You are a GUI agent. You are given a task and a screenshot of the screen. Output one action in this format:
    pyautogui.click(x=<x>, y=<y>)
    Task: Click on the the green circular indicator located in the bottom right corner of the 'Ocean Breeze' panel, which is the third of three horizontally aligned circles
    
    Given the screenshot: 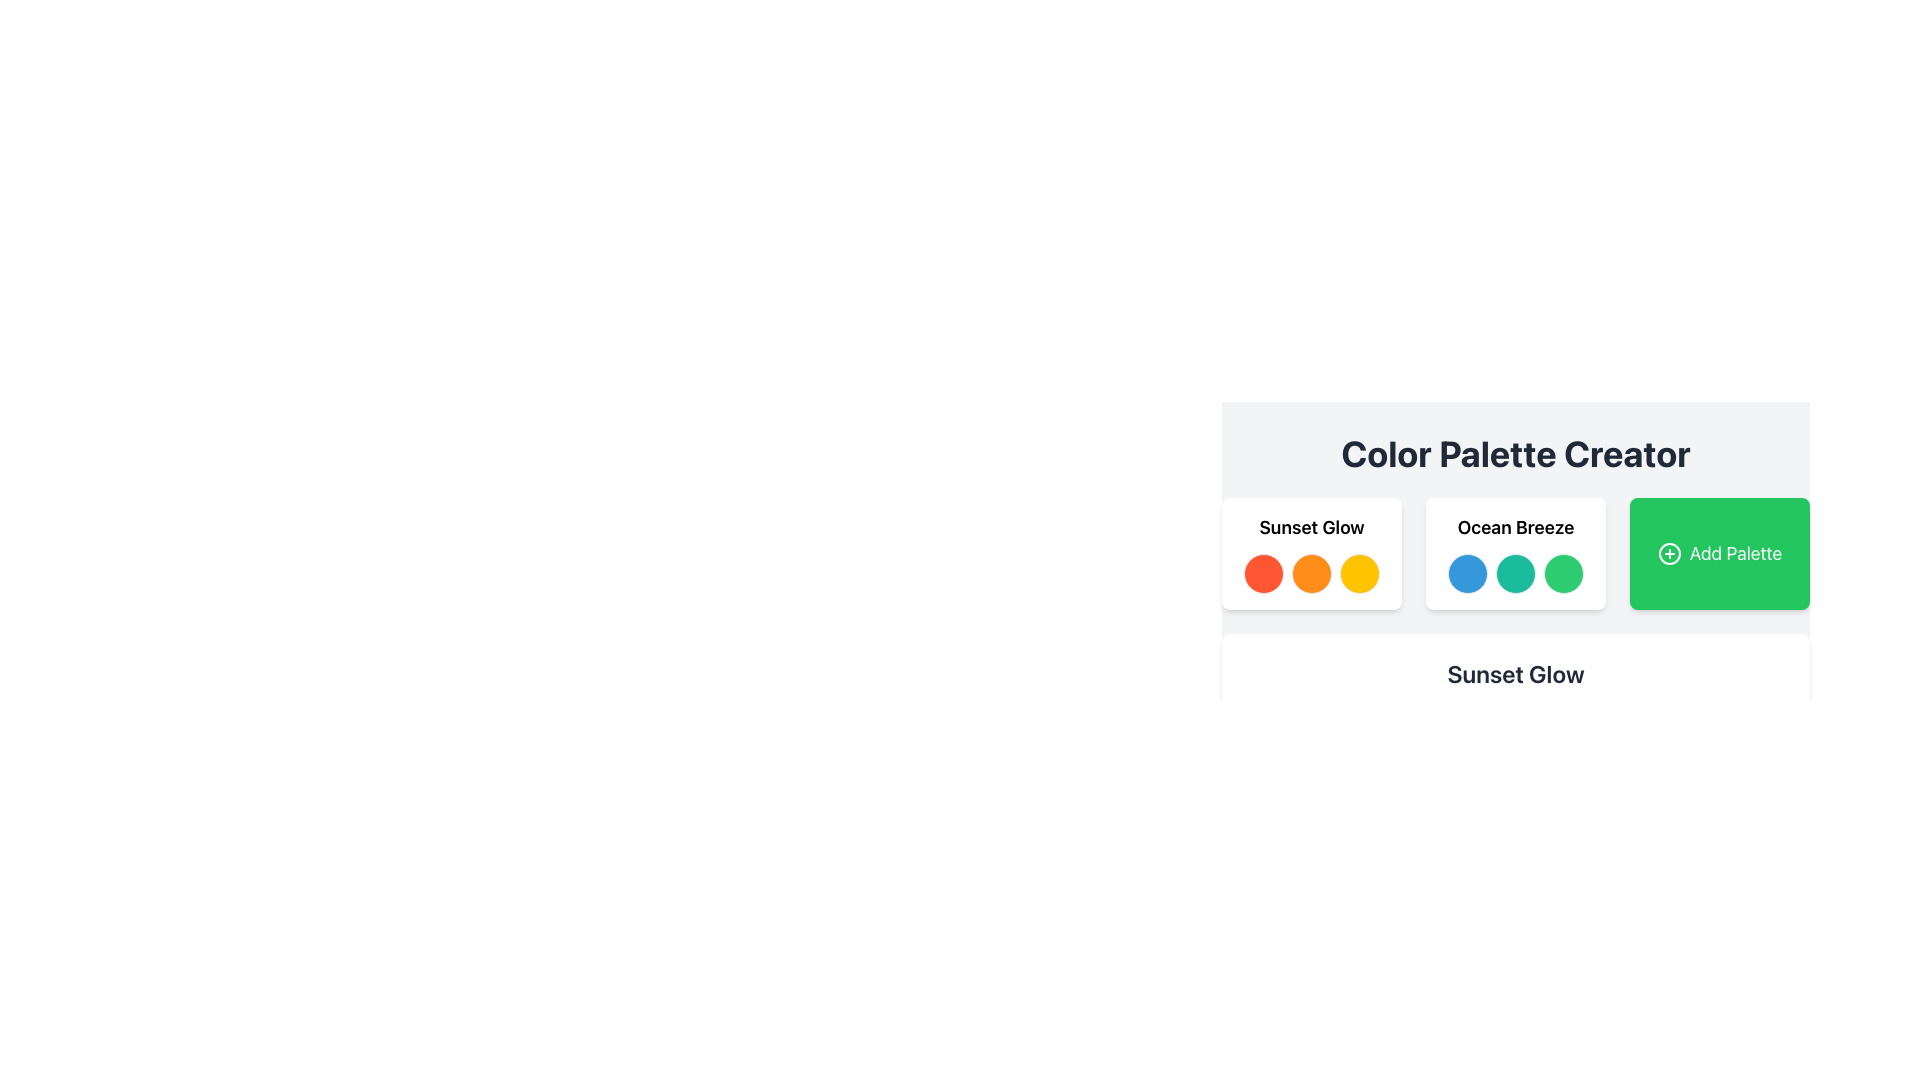 What is the action you would take?
    pyautogui.click(x=1563, y=574)
    